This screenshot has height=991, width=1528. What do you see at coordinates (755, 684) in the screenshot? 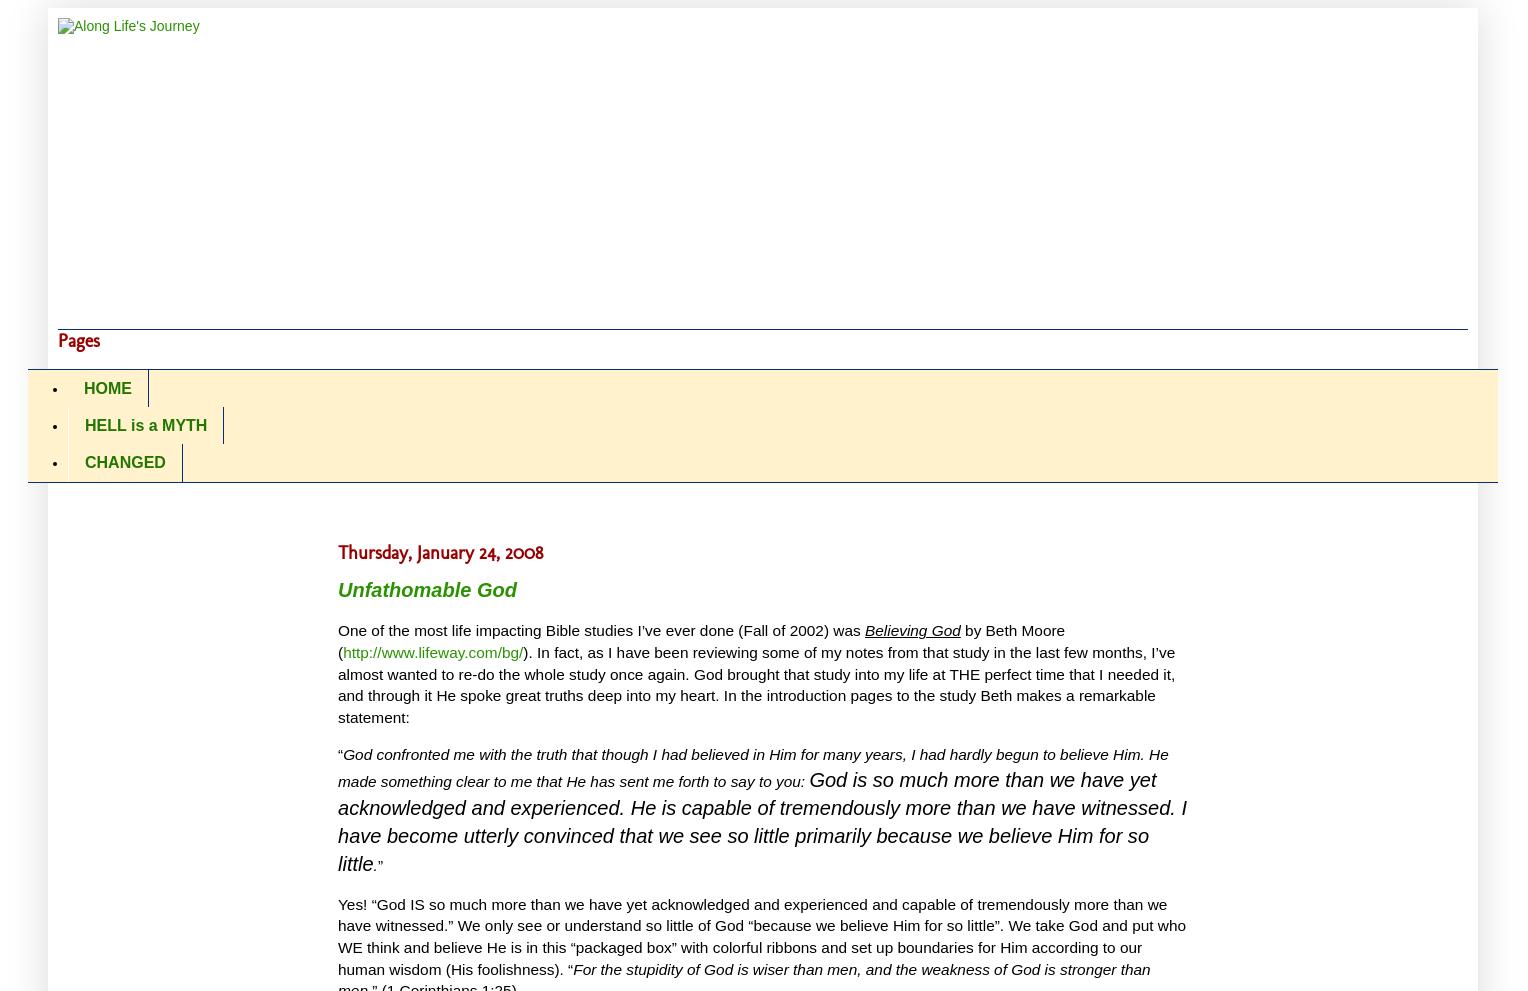
I see `'God brought that study into my life at THE perfect time that I needed it, and through it He spoke great truths deep into my heart.'` at bounding box center [755, 684].